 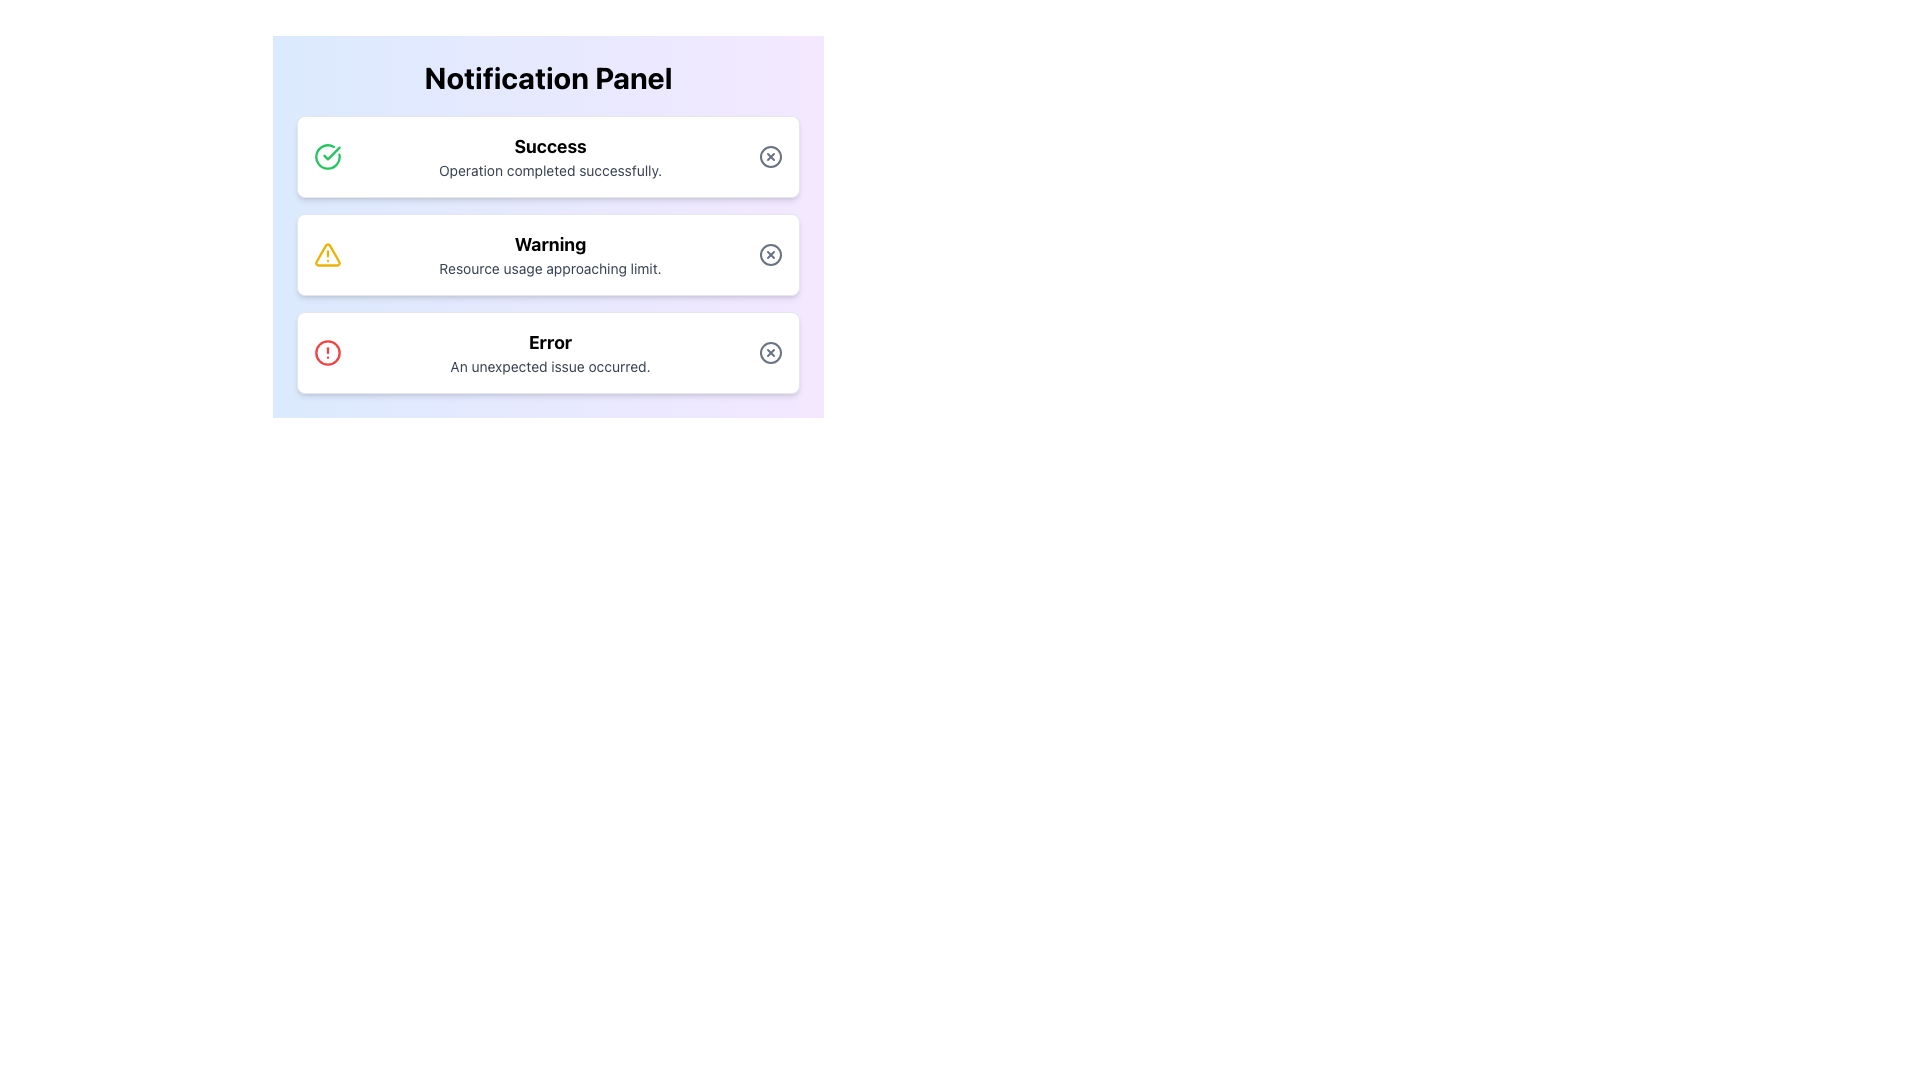 What do you see at coordinates (770, 352) in the screenshot?
I see `the dismiss button located in the bottom right corner of the error notification card` at bounding box center [770, 352].